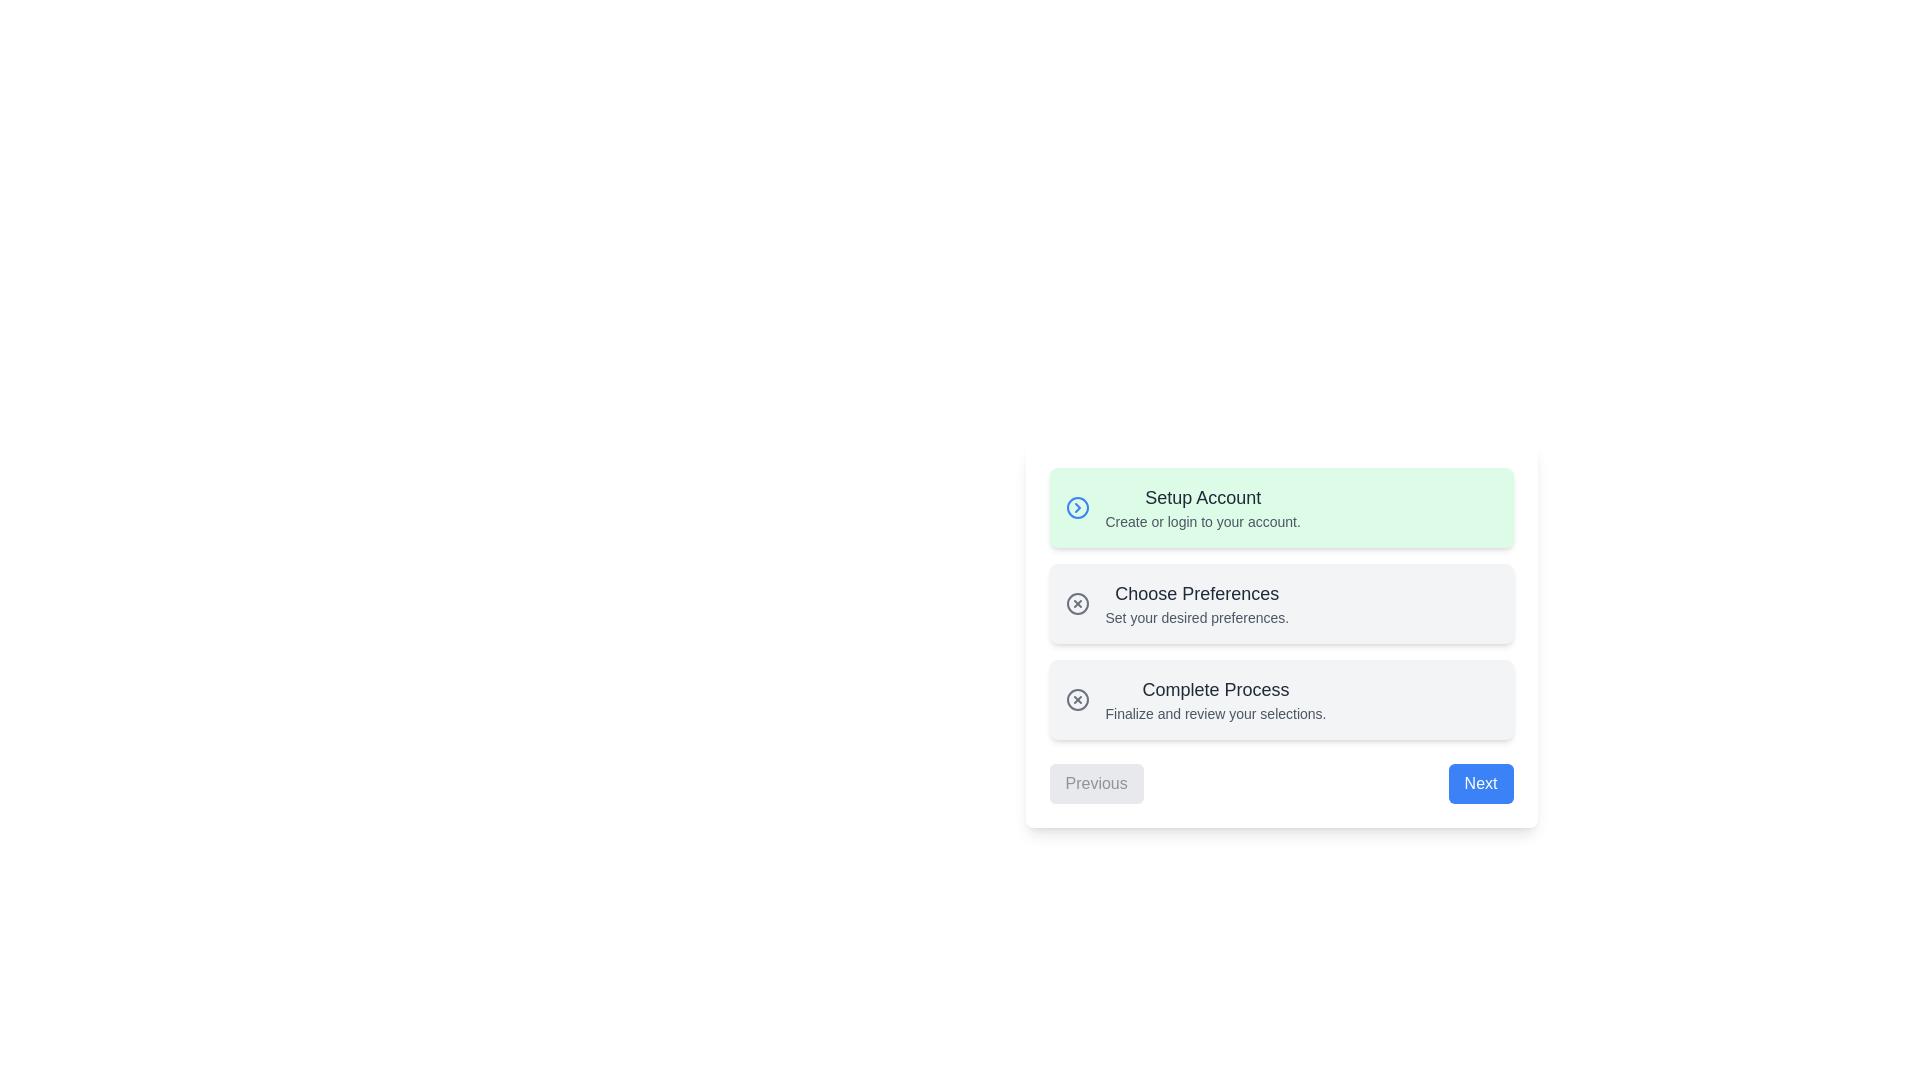 The height and width of the screenshot is (1080, 1920). Describe the element at coordinates (1076, 698) in the screenshot. I see `the circular close icon with a thin border, part of the 'Finalize and review your selections' section in the list of steps, positioned left of the 'Complete Process' label` at that location.